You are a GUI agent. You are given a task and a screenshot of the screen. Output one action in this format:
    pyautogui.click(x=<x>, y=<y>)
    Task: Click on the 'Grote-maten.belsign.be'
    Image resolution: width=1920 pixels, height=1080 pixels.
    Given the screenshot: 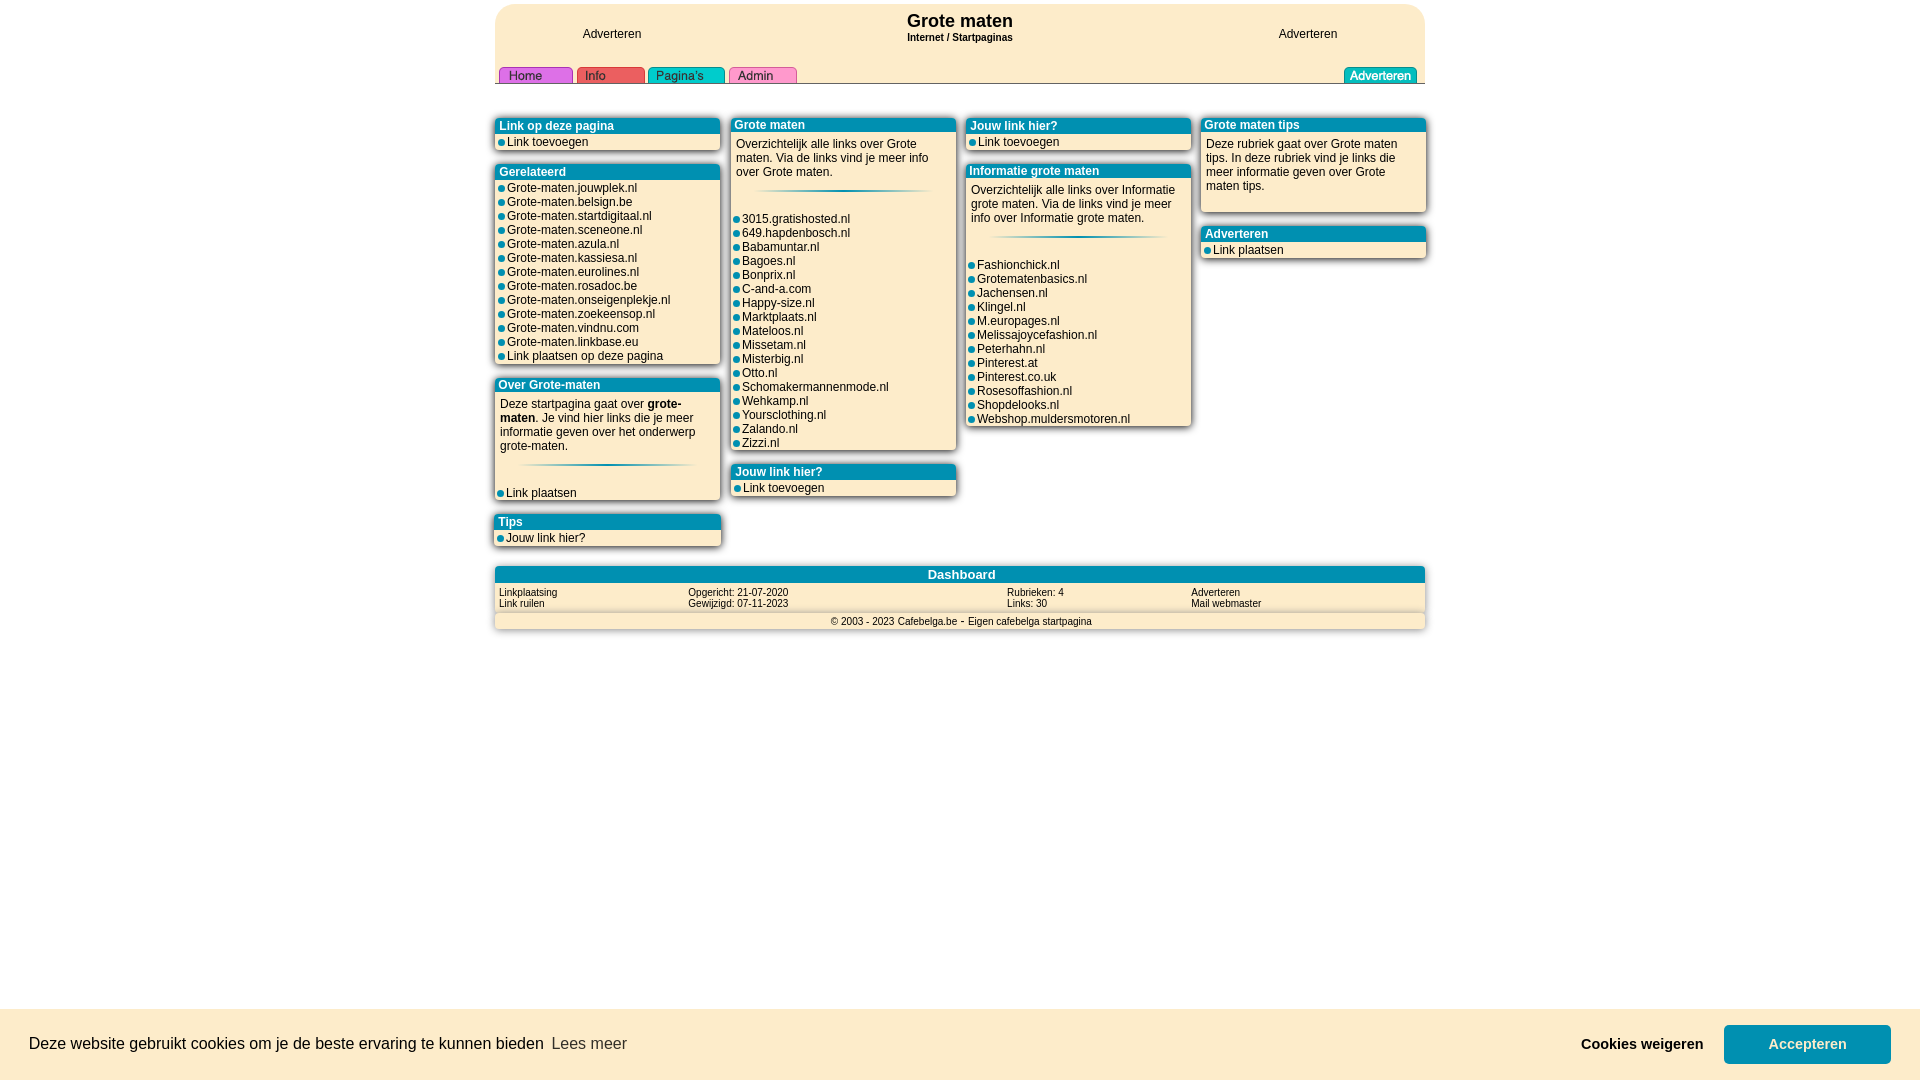 What is the action you would take?
    pyautogui.click(x=568, y=201)
    